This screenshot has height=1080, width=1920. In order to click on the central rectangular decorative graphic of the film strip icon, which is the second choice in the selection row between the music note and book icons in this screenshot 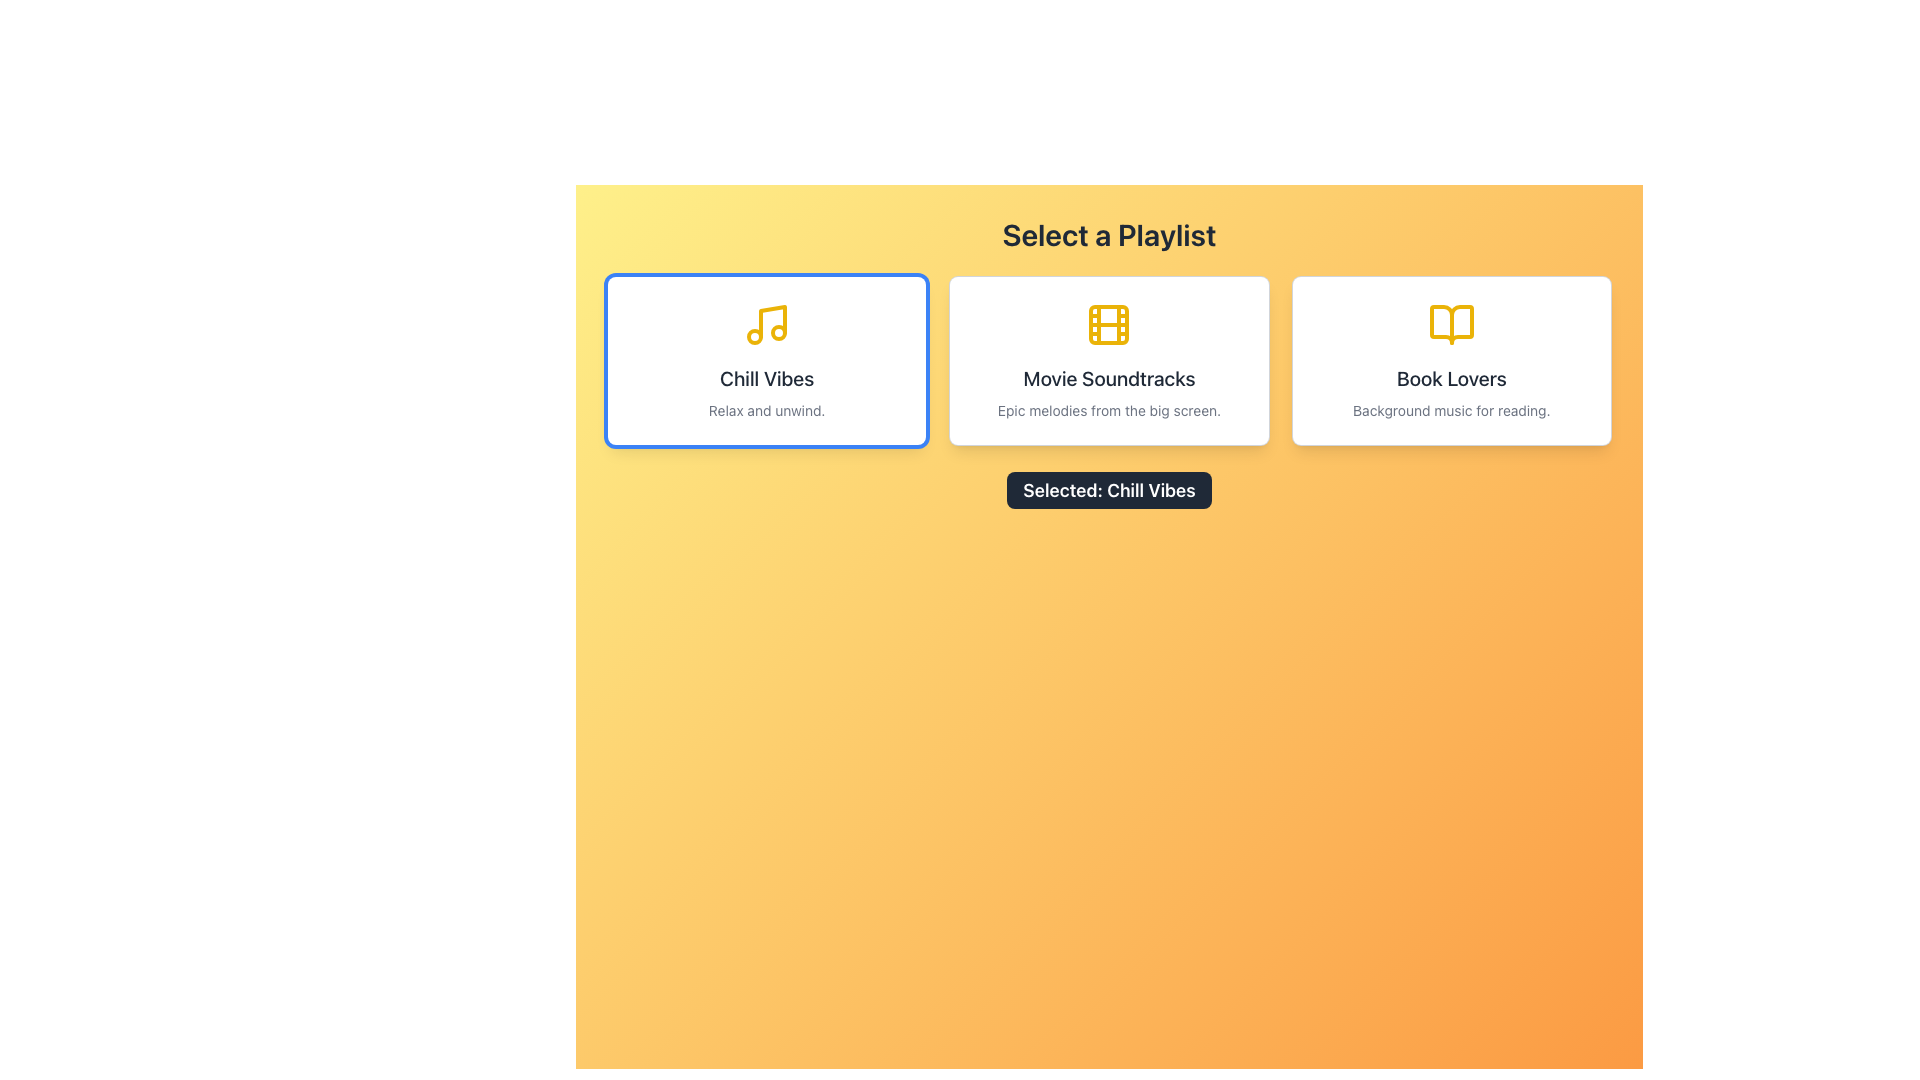, I will do `click(1108, 323)`.